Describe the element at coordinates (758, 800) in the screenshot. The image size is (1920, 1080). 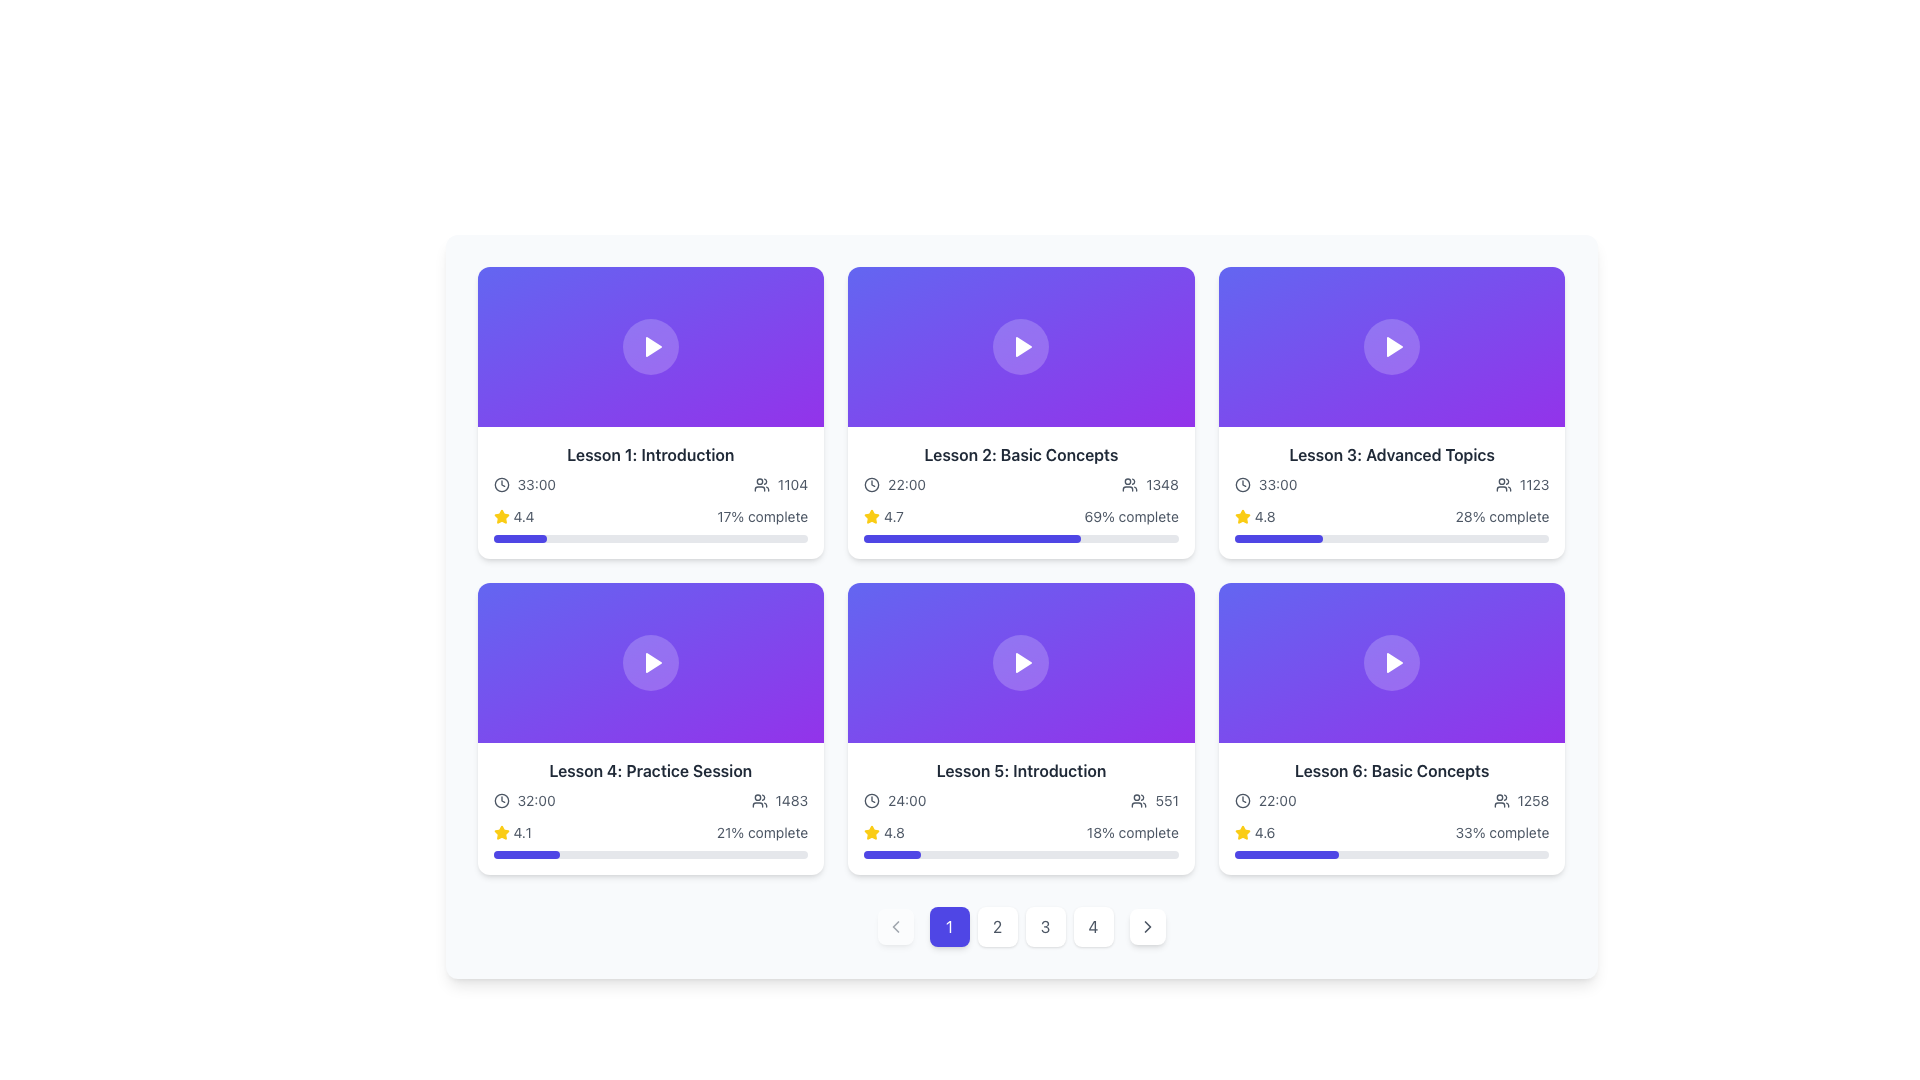
I see `the icon depicting two user figures, which is located to the left of the text '1483' in the fourth card of the grid layout, specifically in the second row and first column` at that location.